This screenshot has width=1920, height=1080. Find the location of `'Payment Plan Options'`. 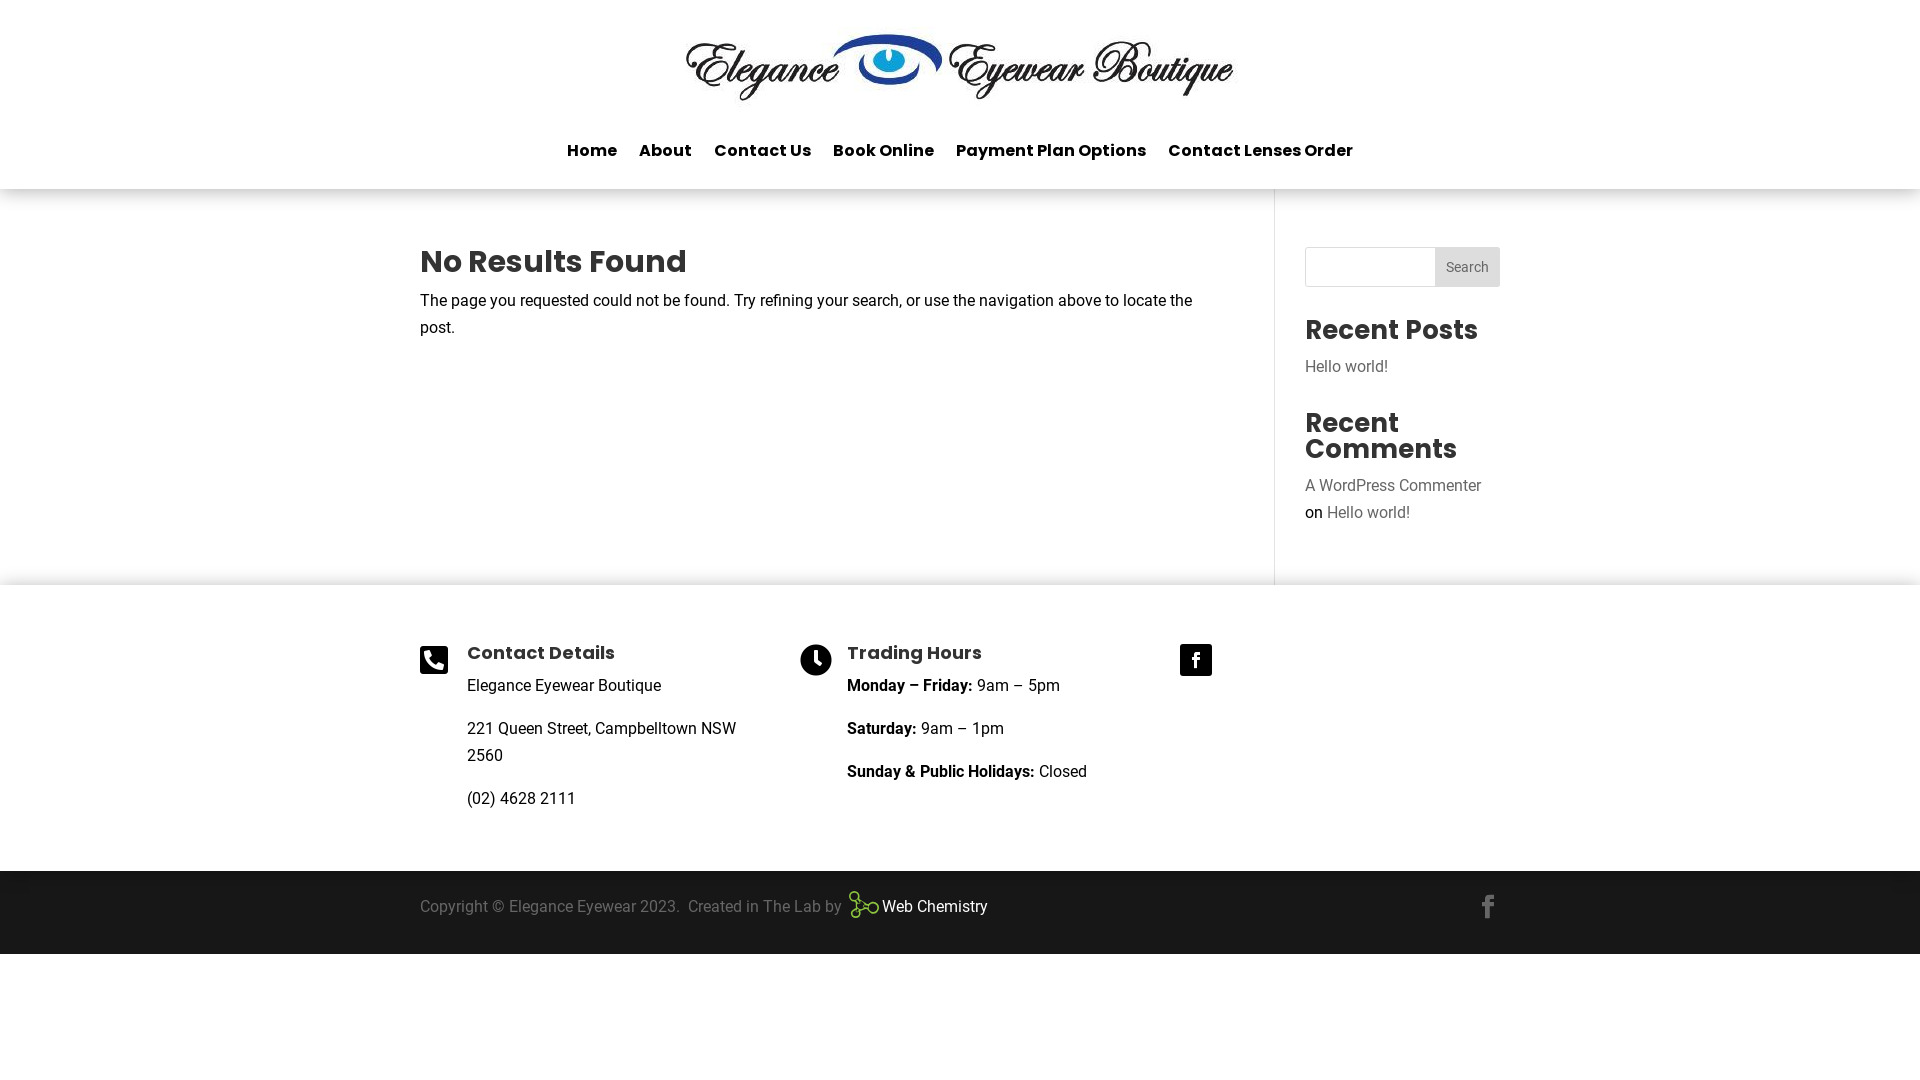

'Payment Plan Options' is located at coordinates (1050, 149).